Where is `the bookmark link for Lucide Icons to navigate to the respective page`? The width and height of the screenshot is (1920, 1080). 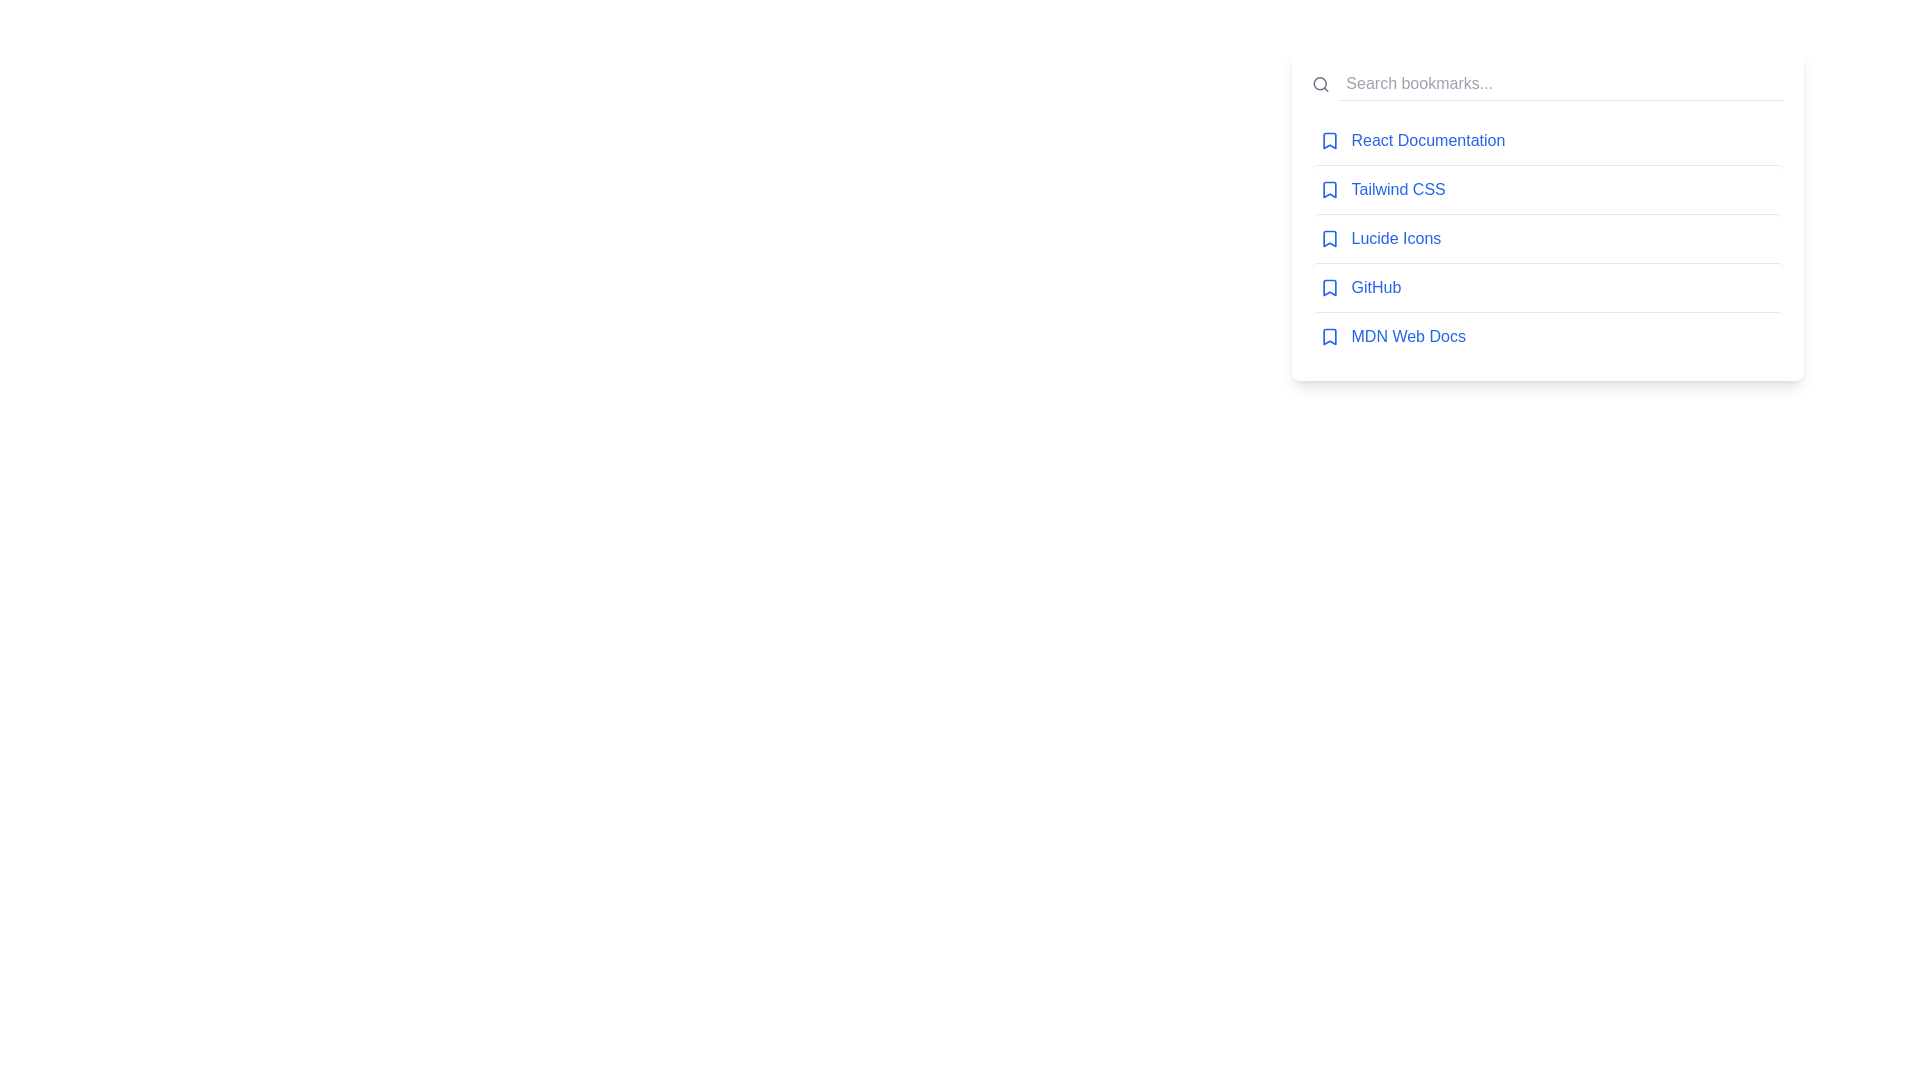
the bookmark link for Lucide Icons to navigate to the respective page is located at coordinates (1395, 237).